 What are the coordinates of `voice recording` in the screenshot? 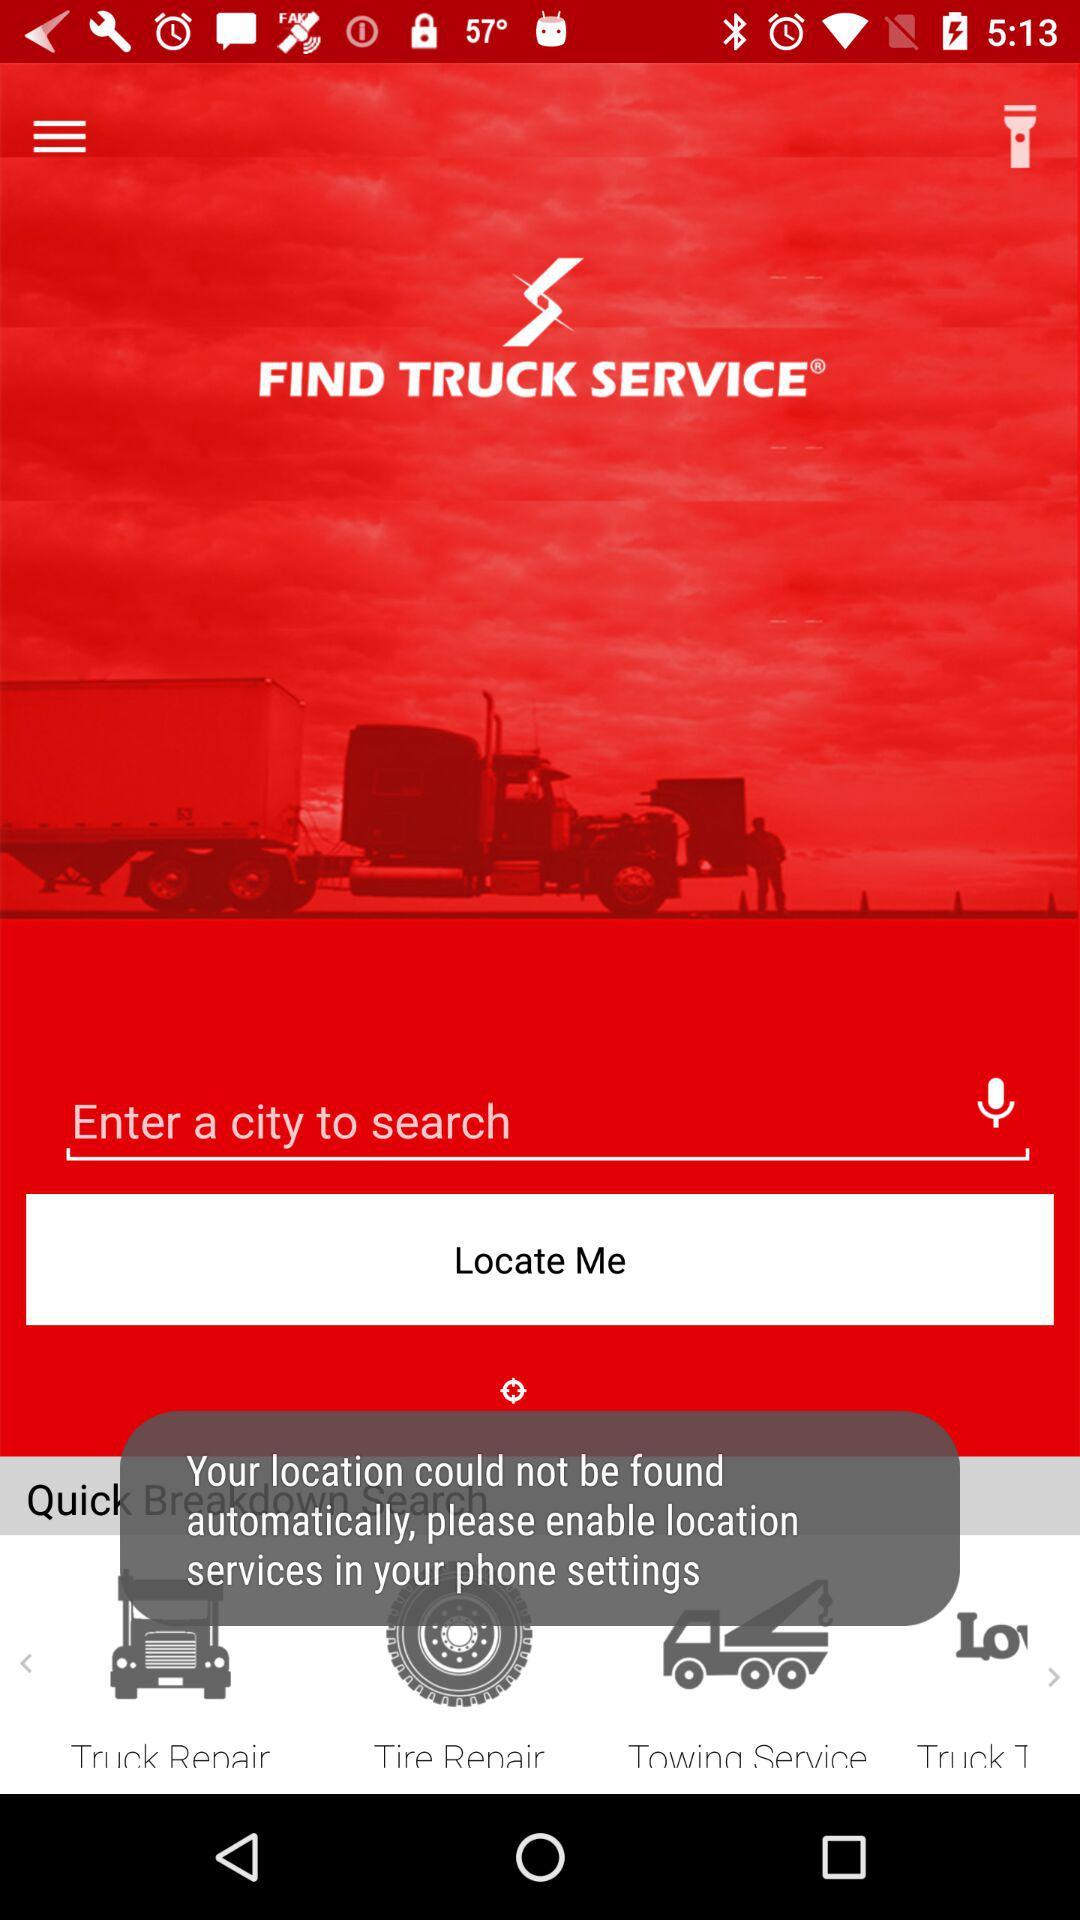 It's located at (995, 1096).